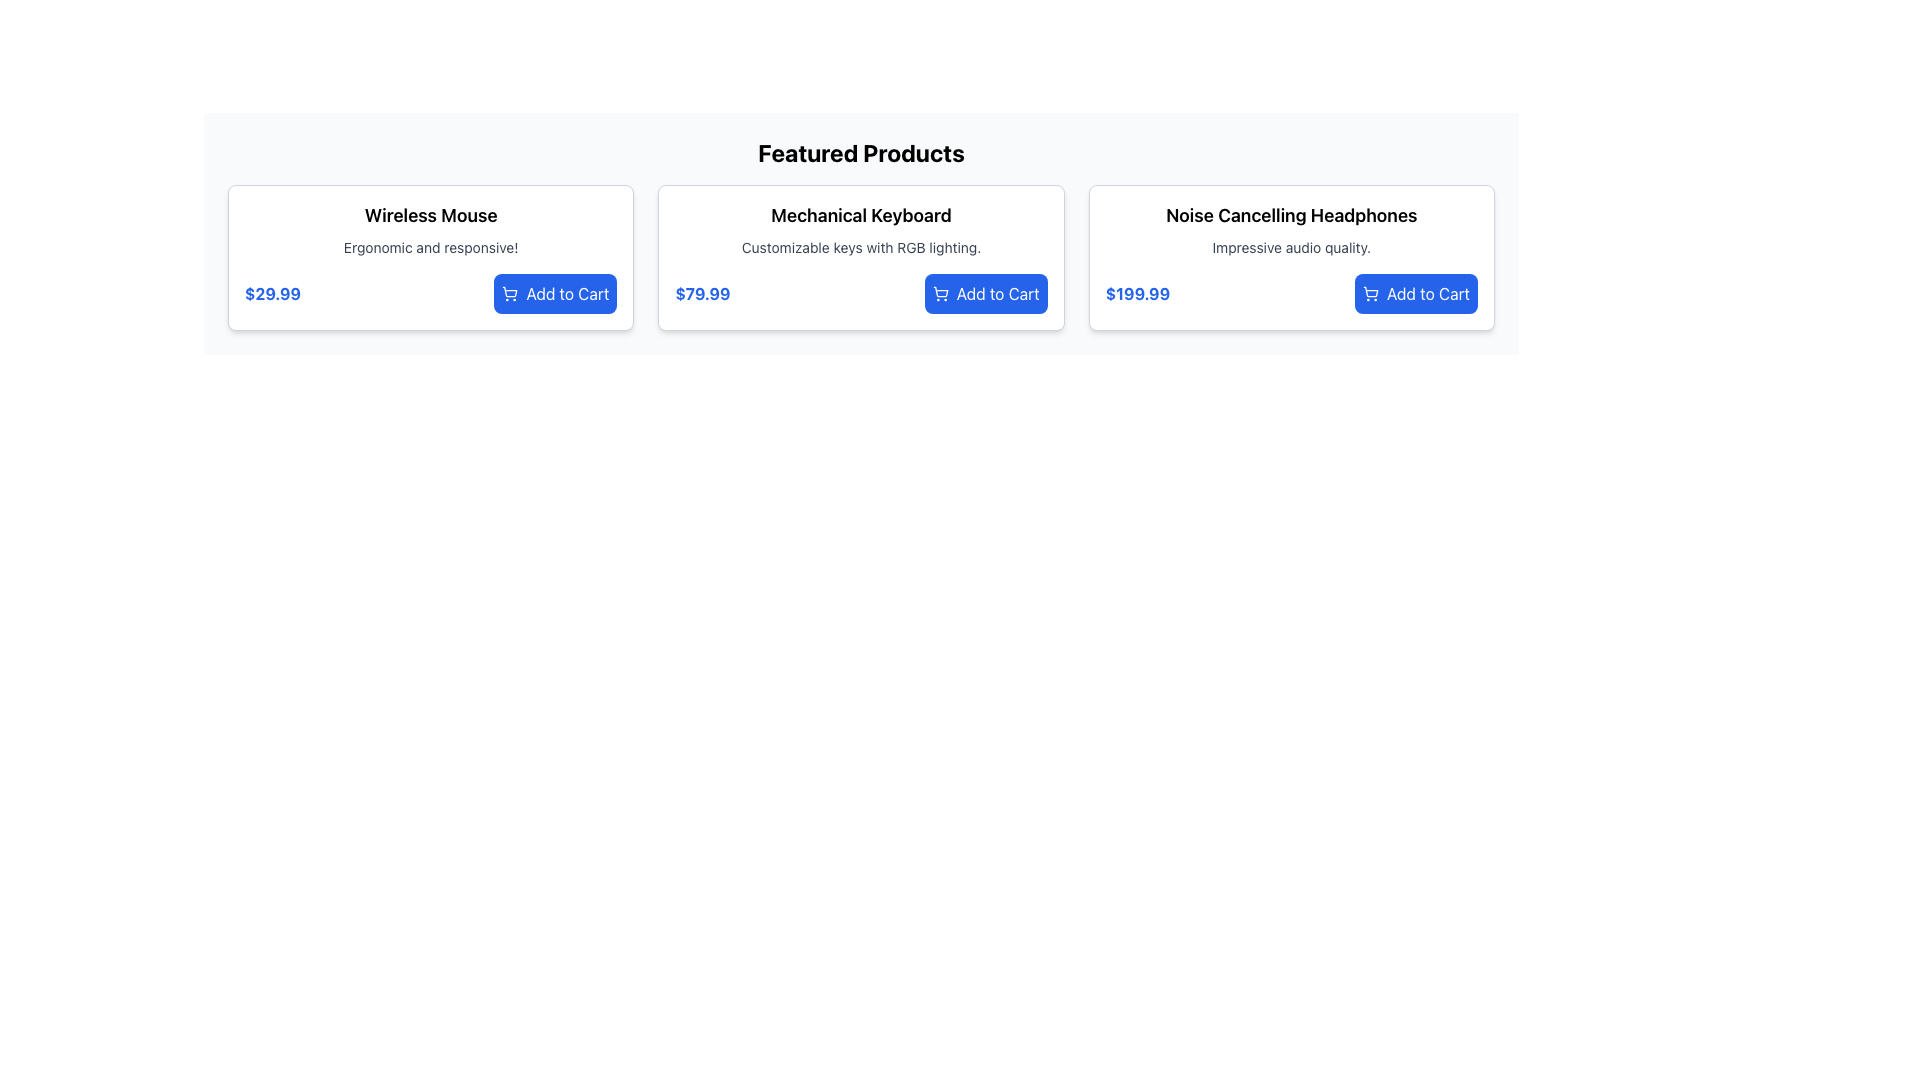  I want to click on the static text label that provides additional information about 'Noise Cancelling Headphones', located beneath the title and above the price and 'Add to Cart' section, so click(1291, 246).